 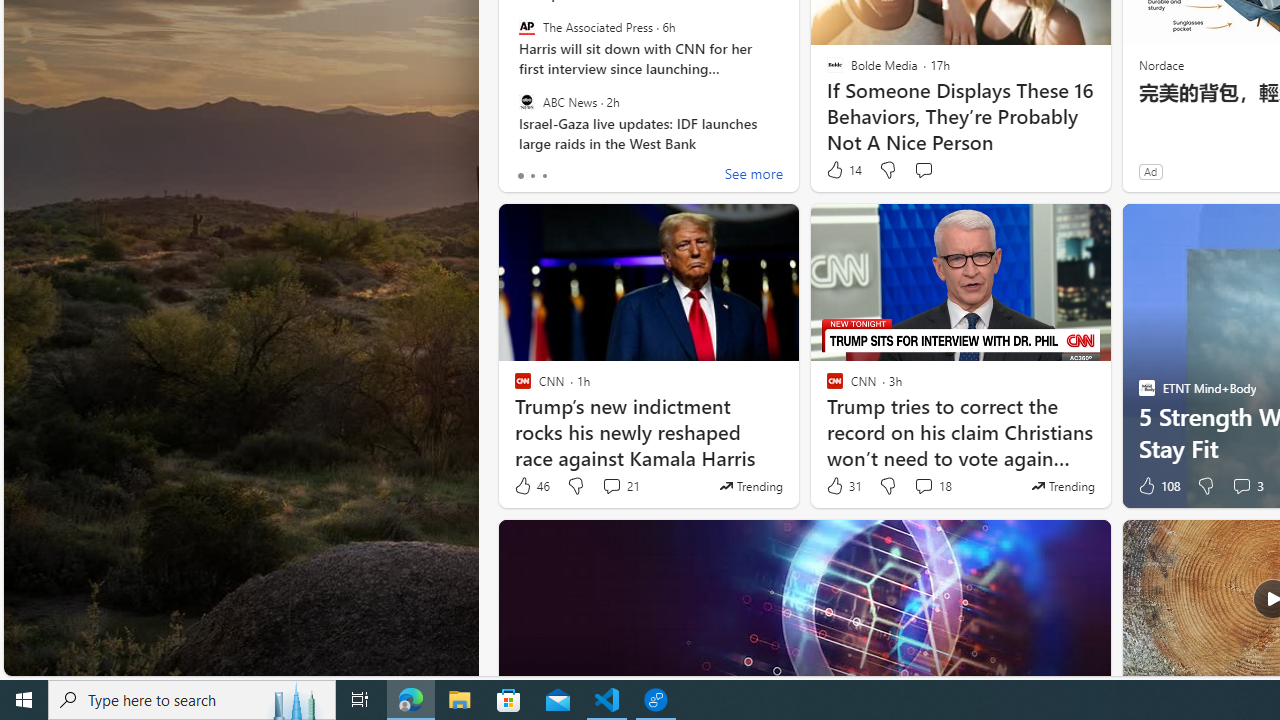 I want to click on '108 Like', so click(x=1157, y=486).